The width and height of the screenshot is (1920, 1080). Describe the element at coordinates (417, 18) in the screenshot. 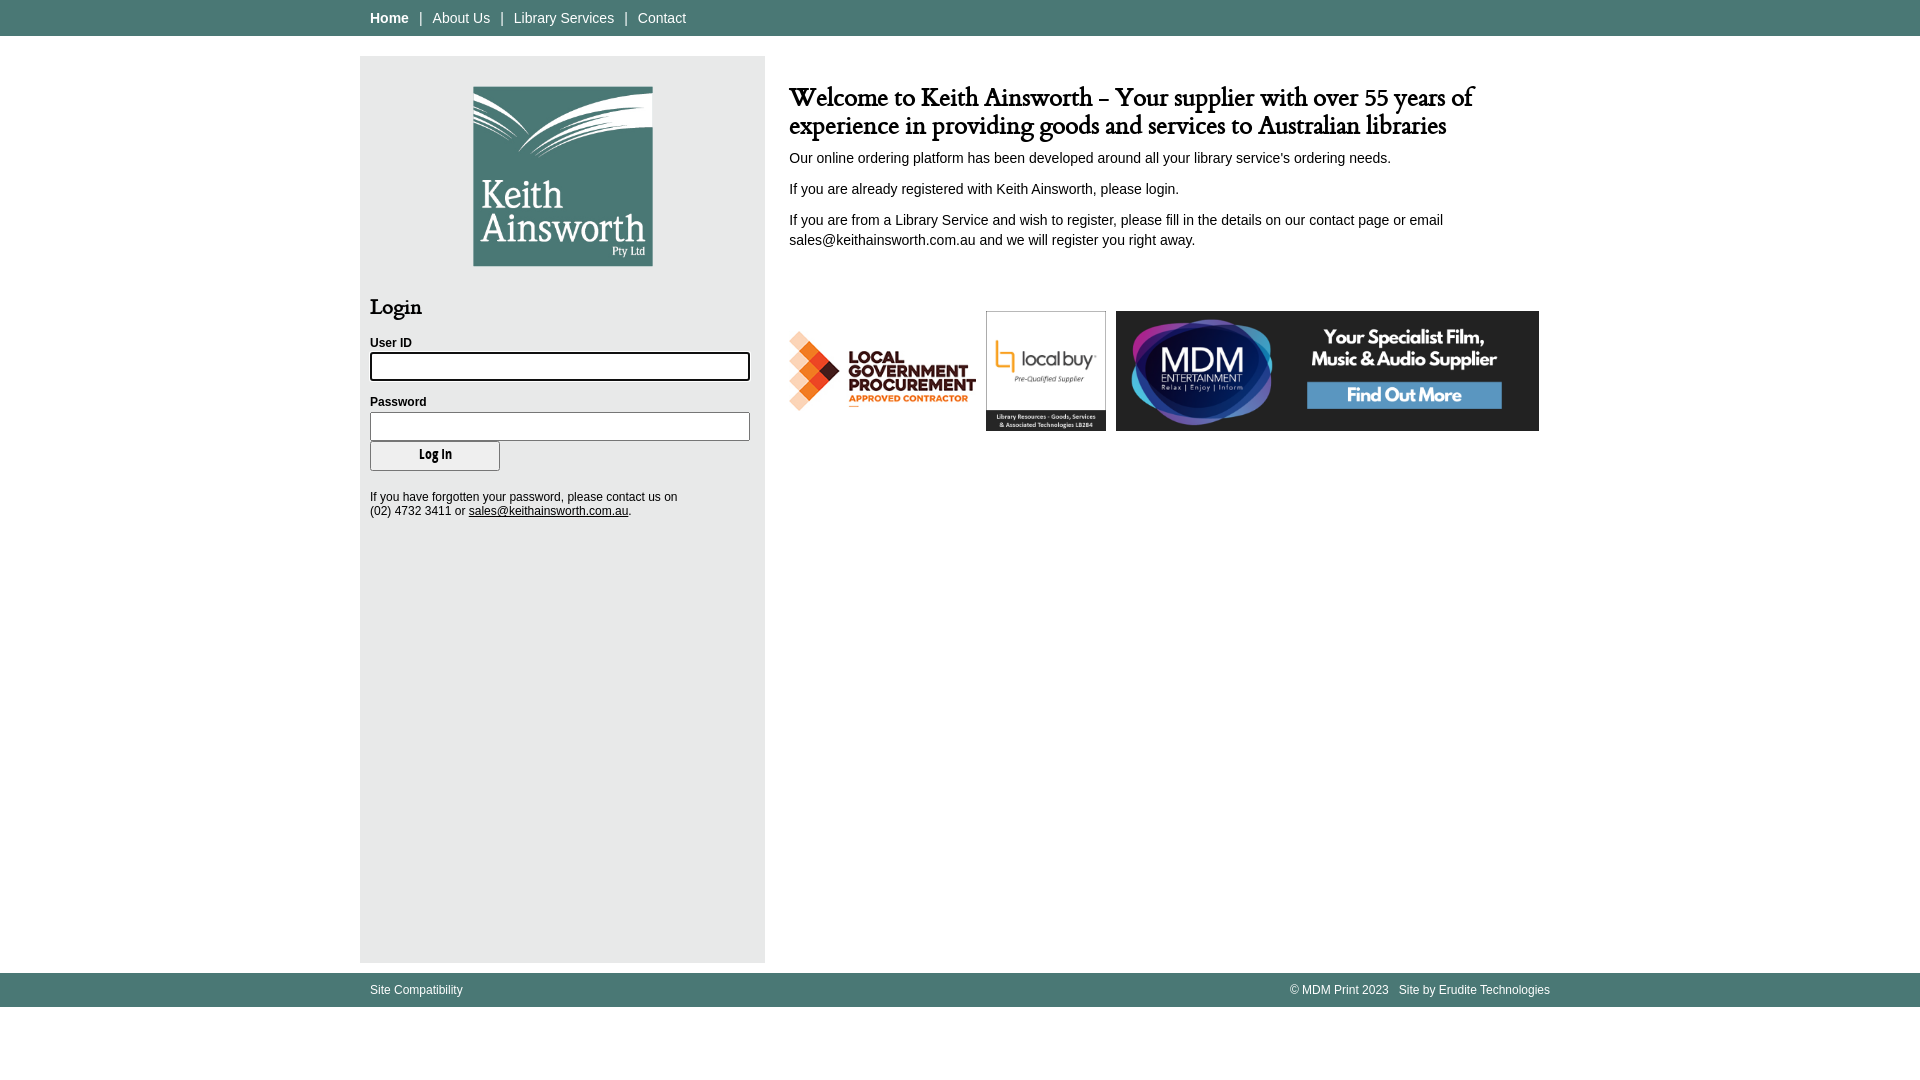

I see `'|'` at that location.